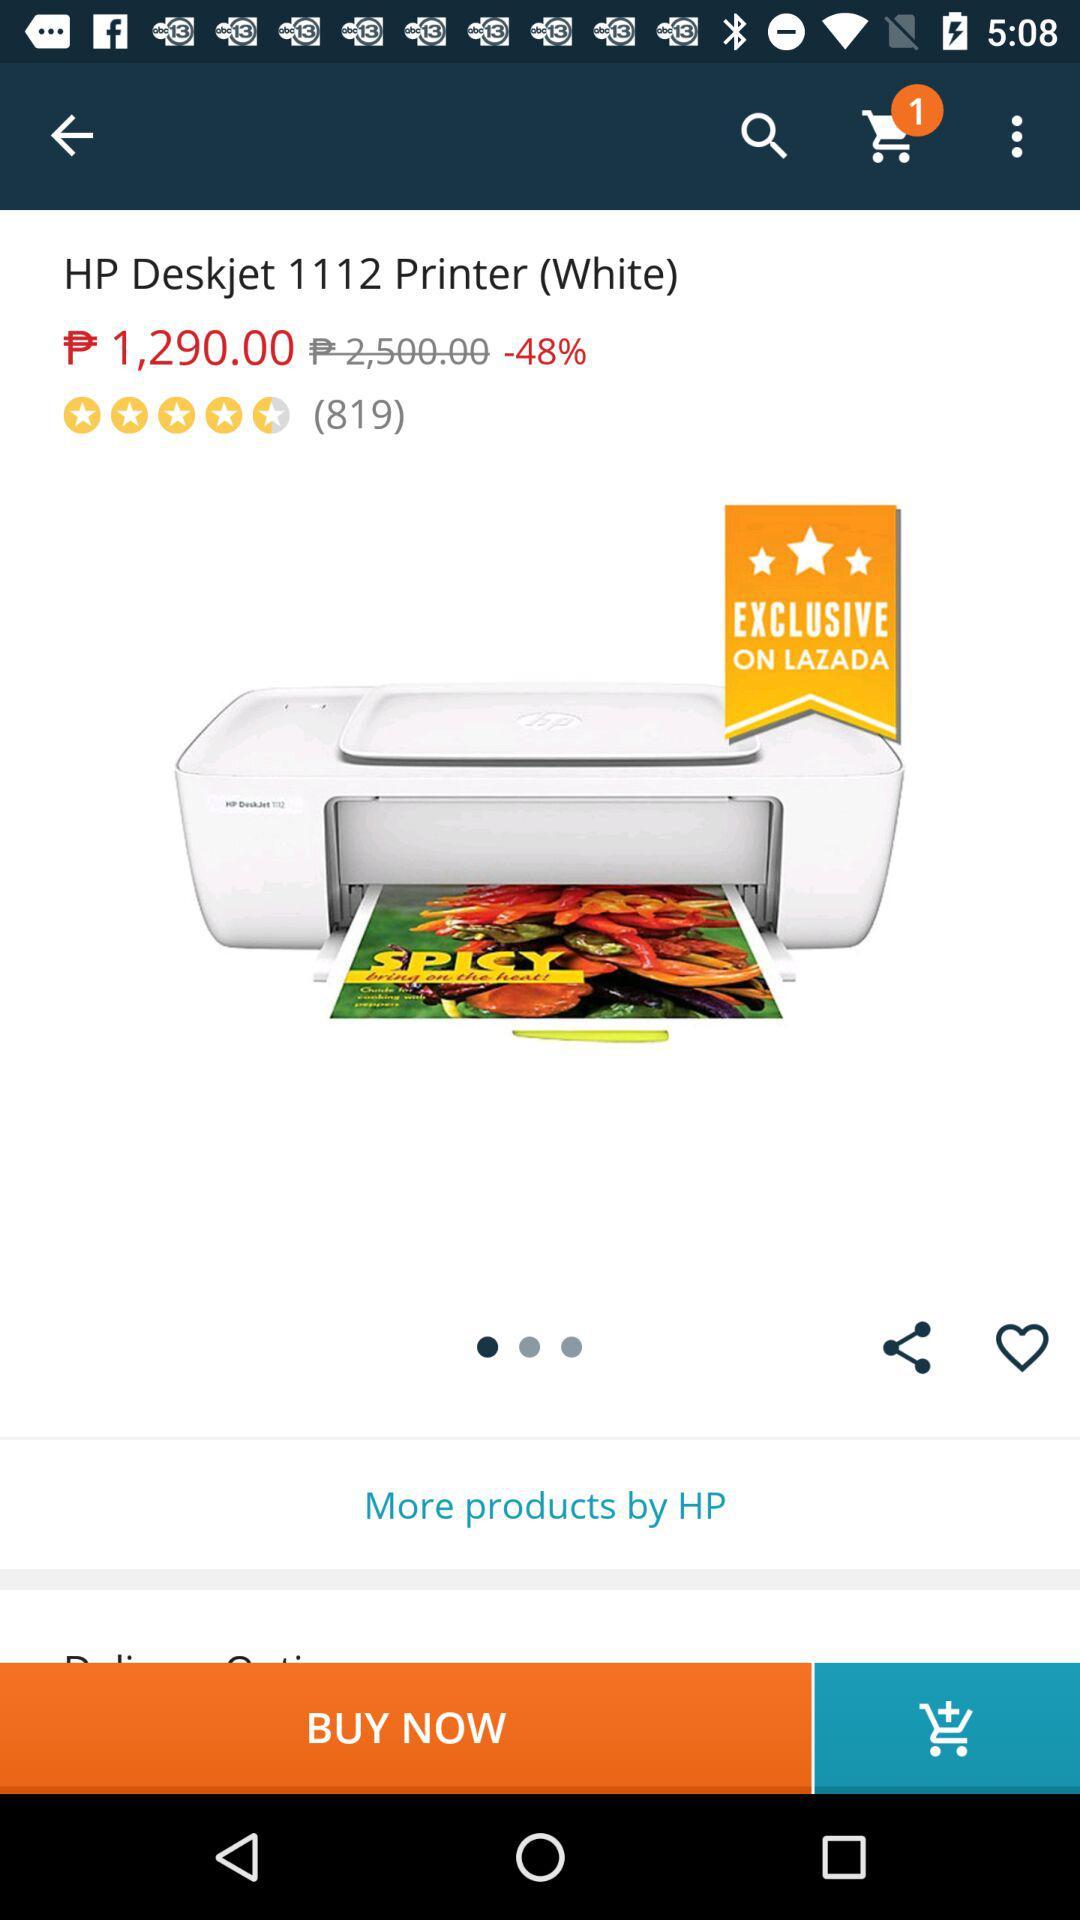  I want to click on item at the center, so click(540, 864).